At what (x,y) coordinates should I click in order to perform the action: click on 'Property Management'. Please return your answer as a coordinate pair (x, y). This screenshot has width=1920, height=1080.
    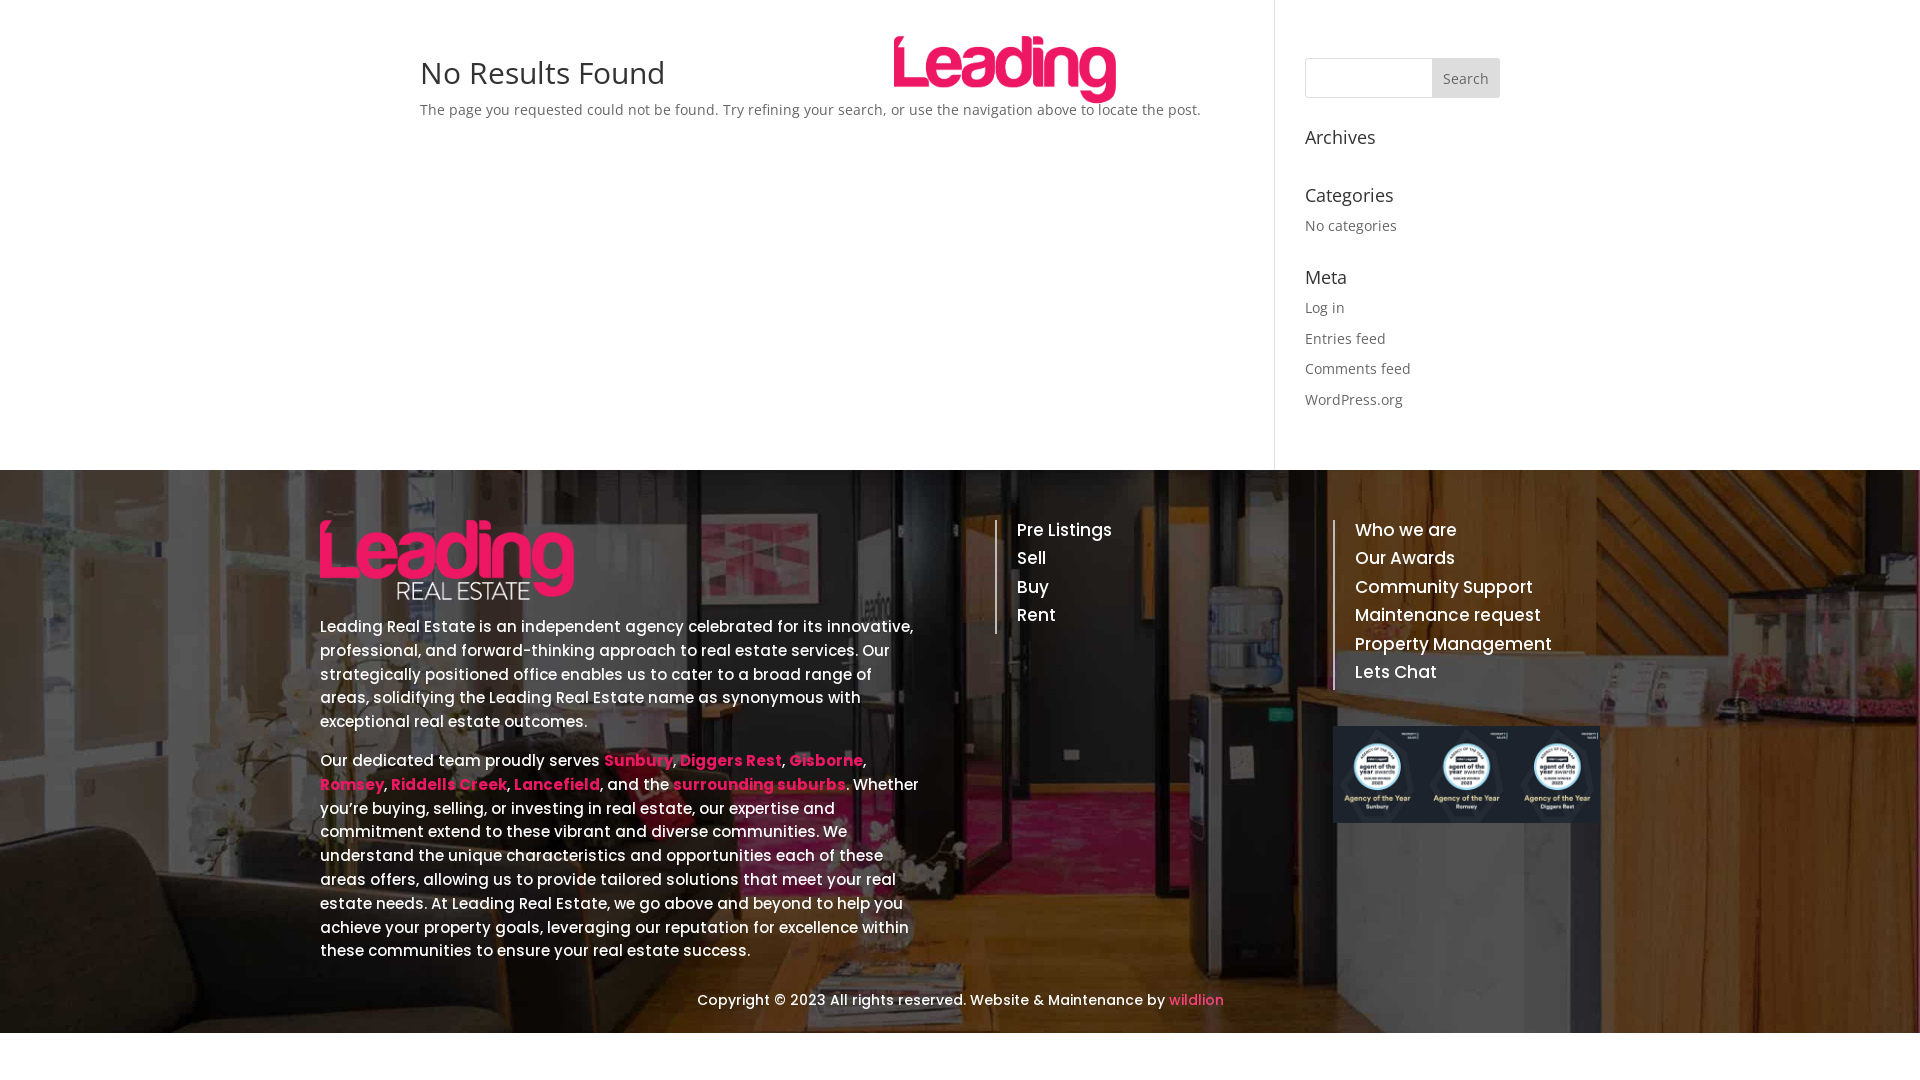
    Looking at the image, I should click on (1466, 648).